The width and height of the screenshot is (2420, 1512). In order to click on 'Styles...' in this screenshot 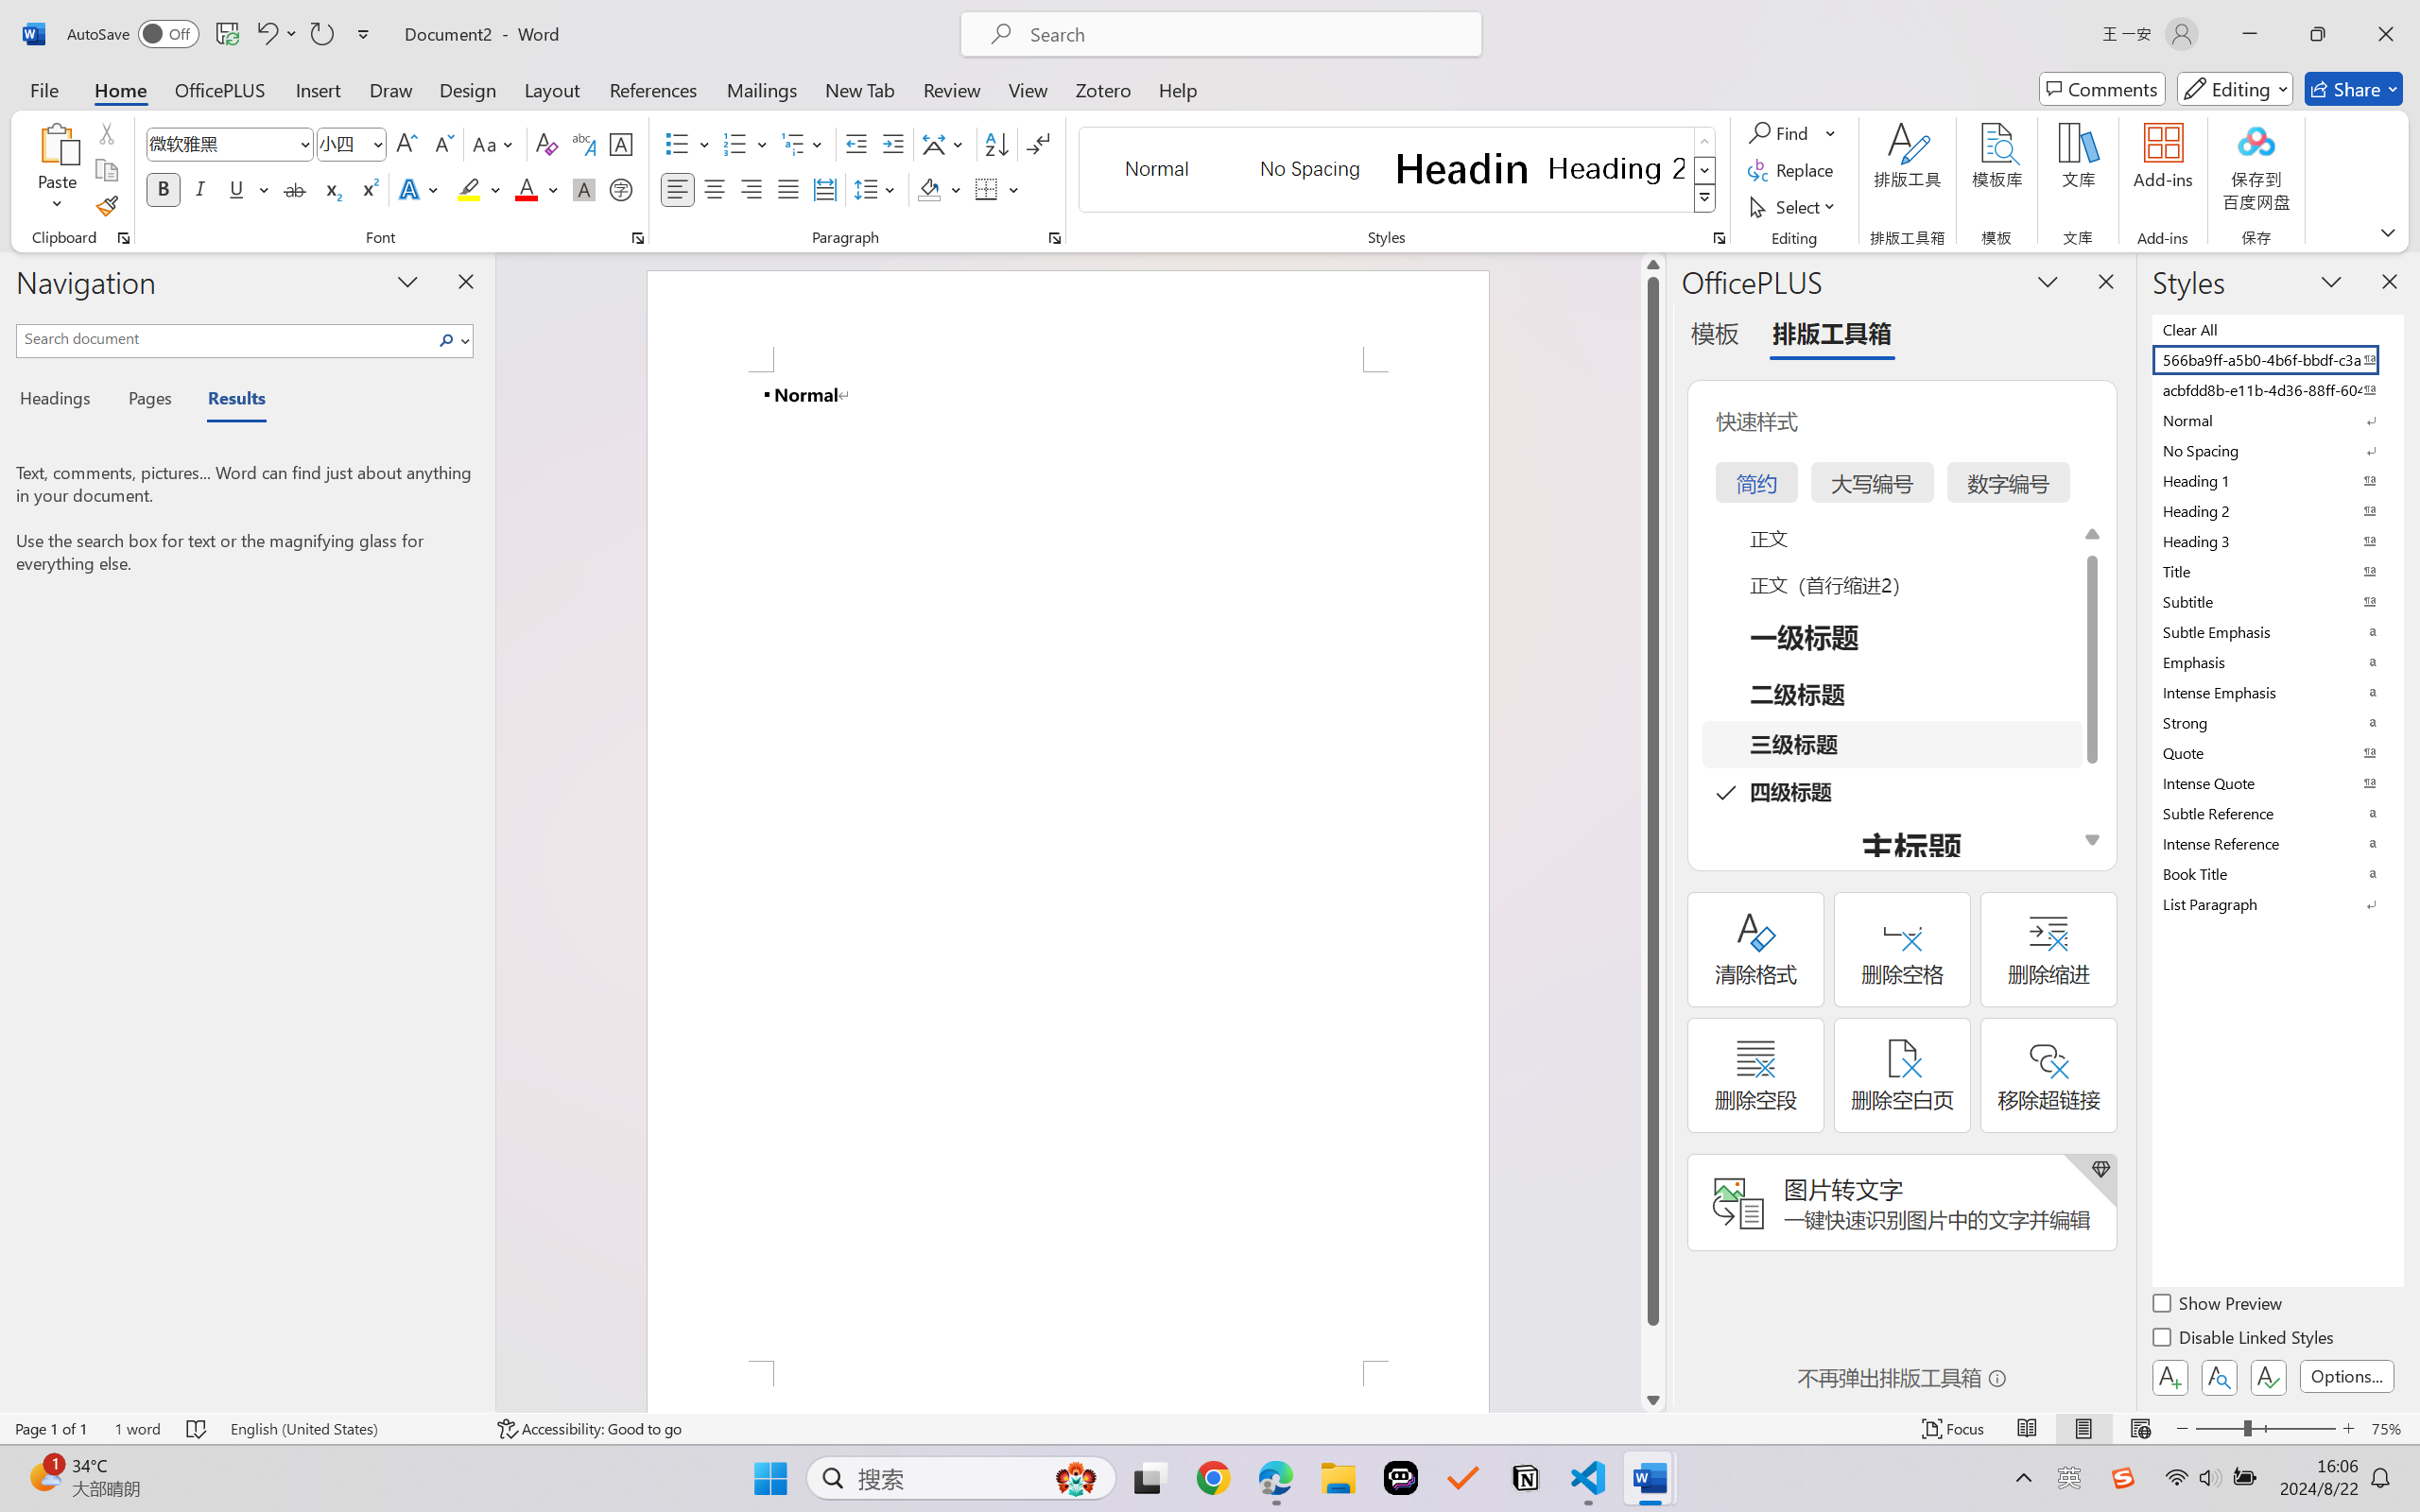, I will do `click(1718, 237)`.